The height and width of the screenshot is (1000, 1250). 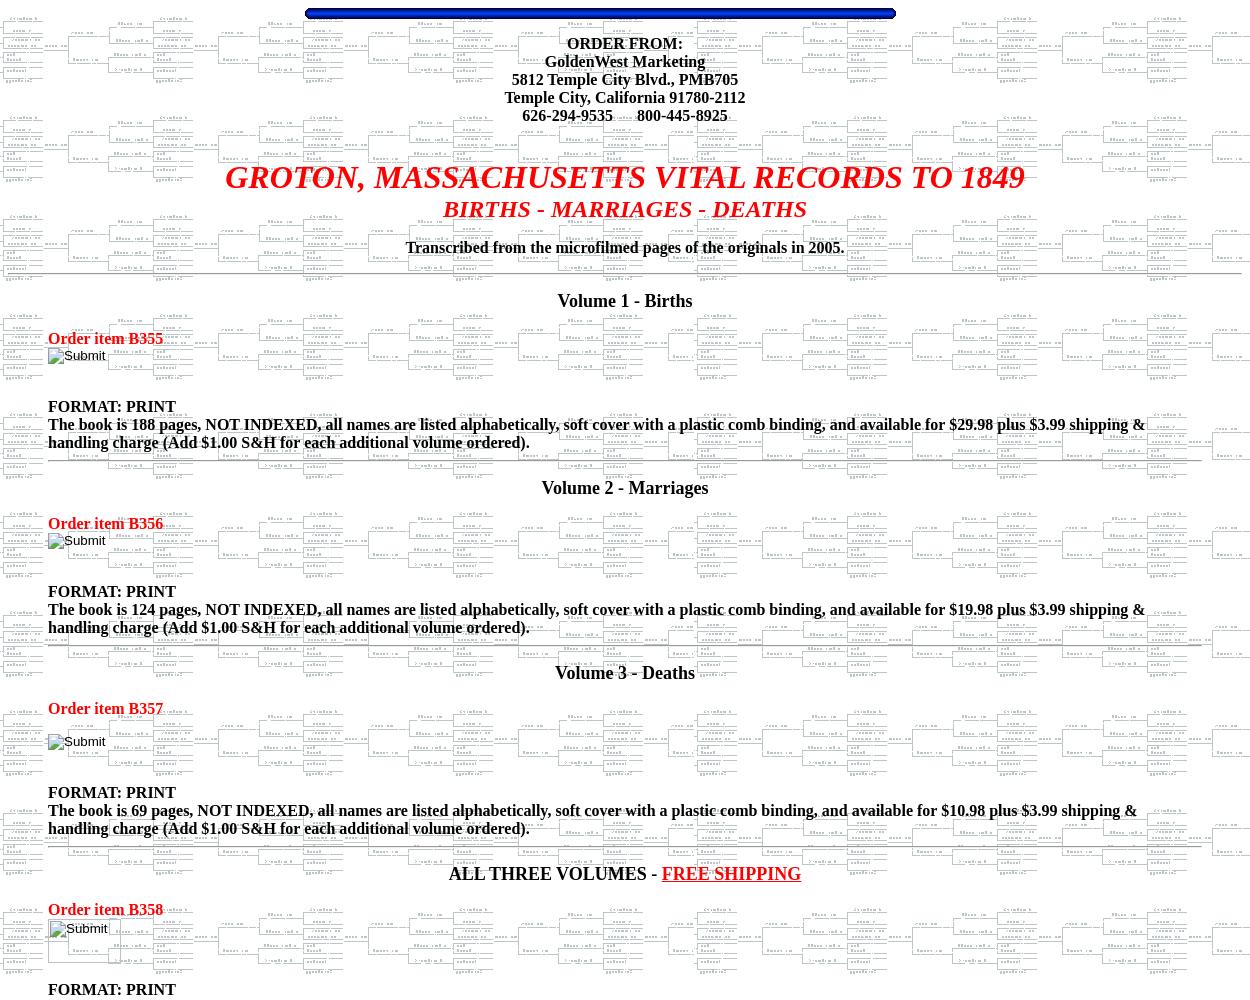 What do you see at coordinates (104, 523) in the screenshot?
I see `'Order item B356'` at bounding box center [104, 523].